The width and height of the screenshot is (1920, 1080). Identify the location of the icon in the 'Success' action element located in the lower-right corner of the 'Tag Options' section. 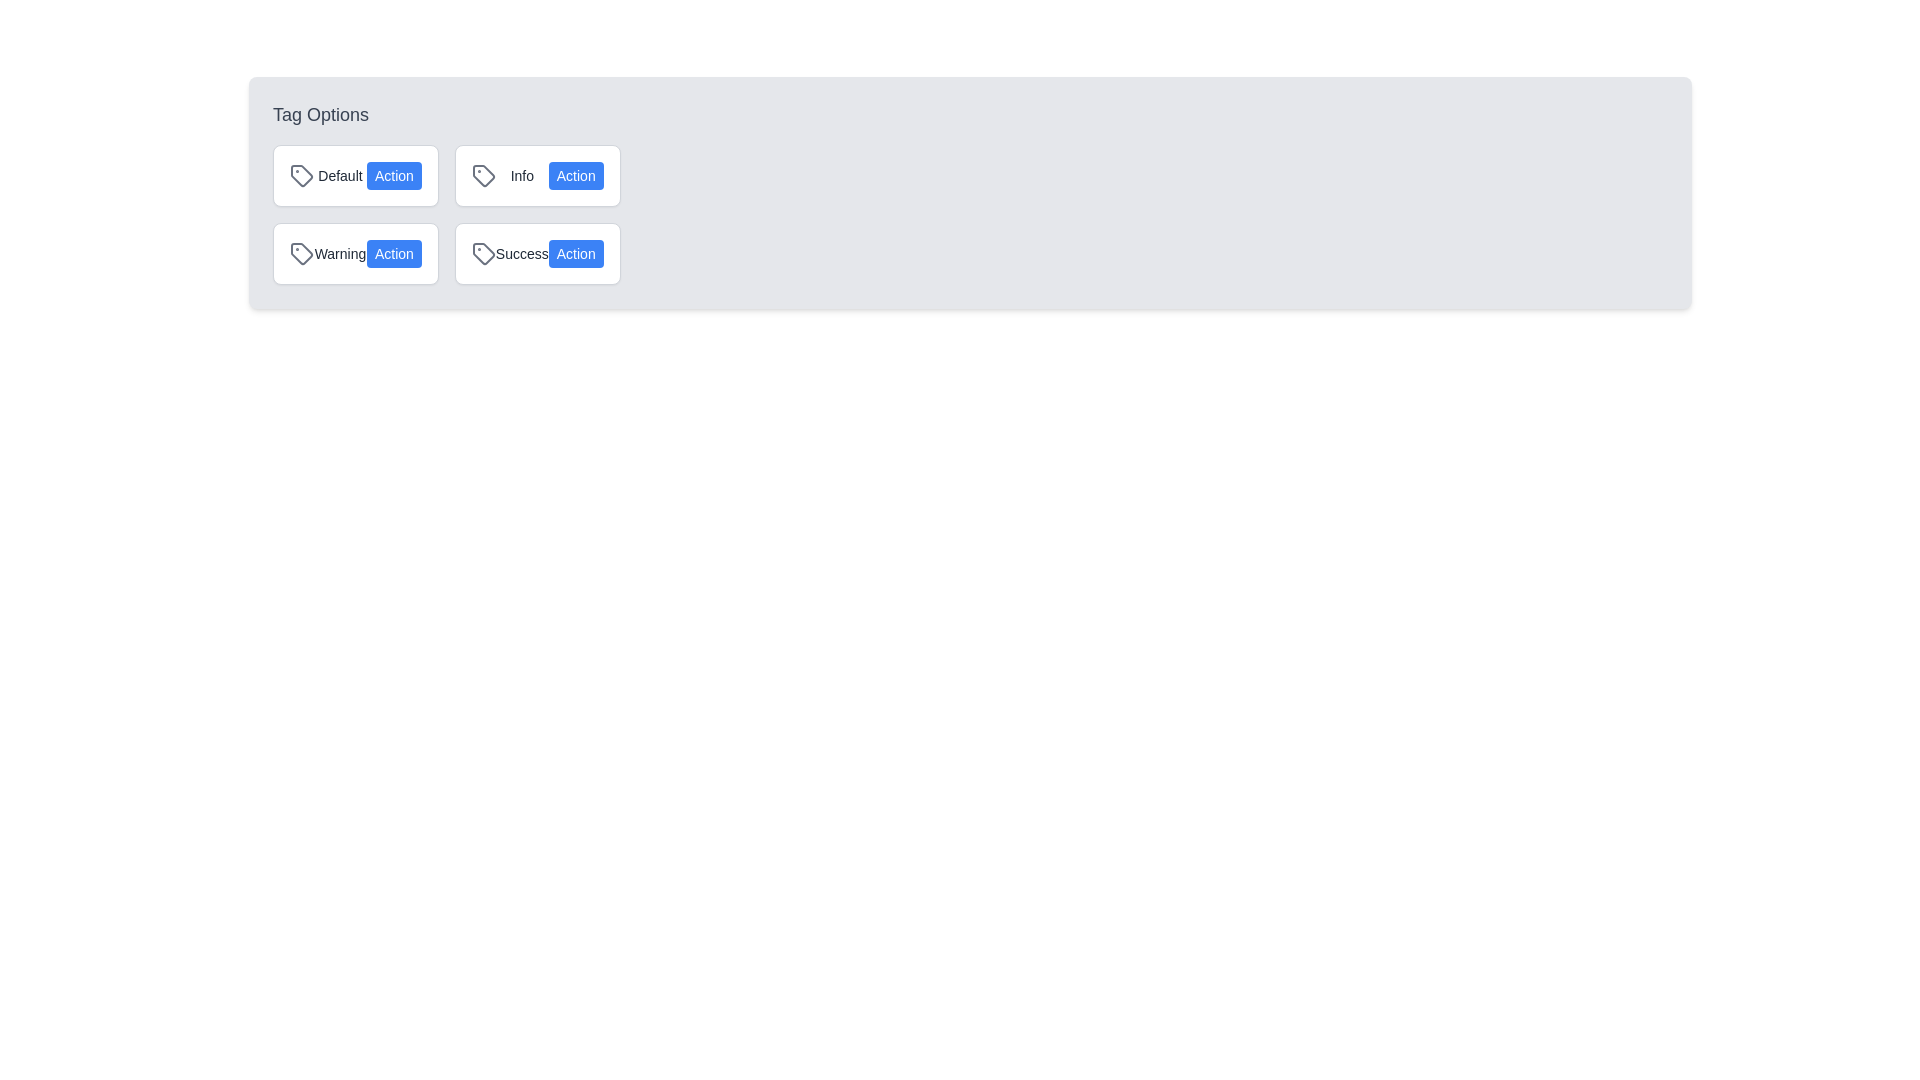
(537, 253).